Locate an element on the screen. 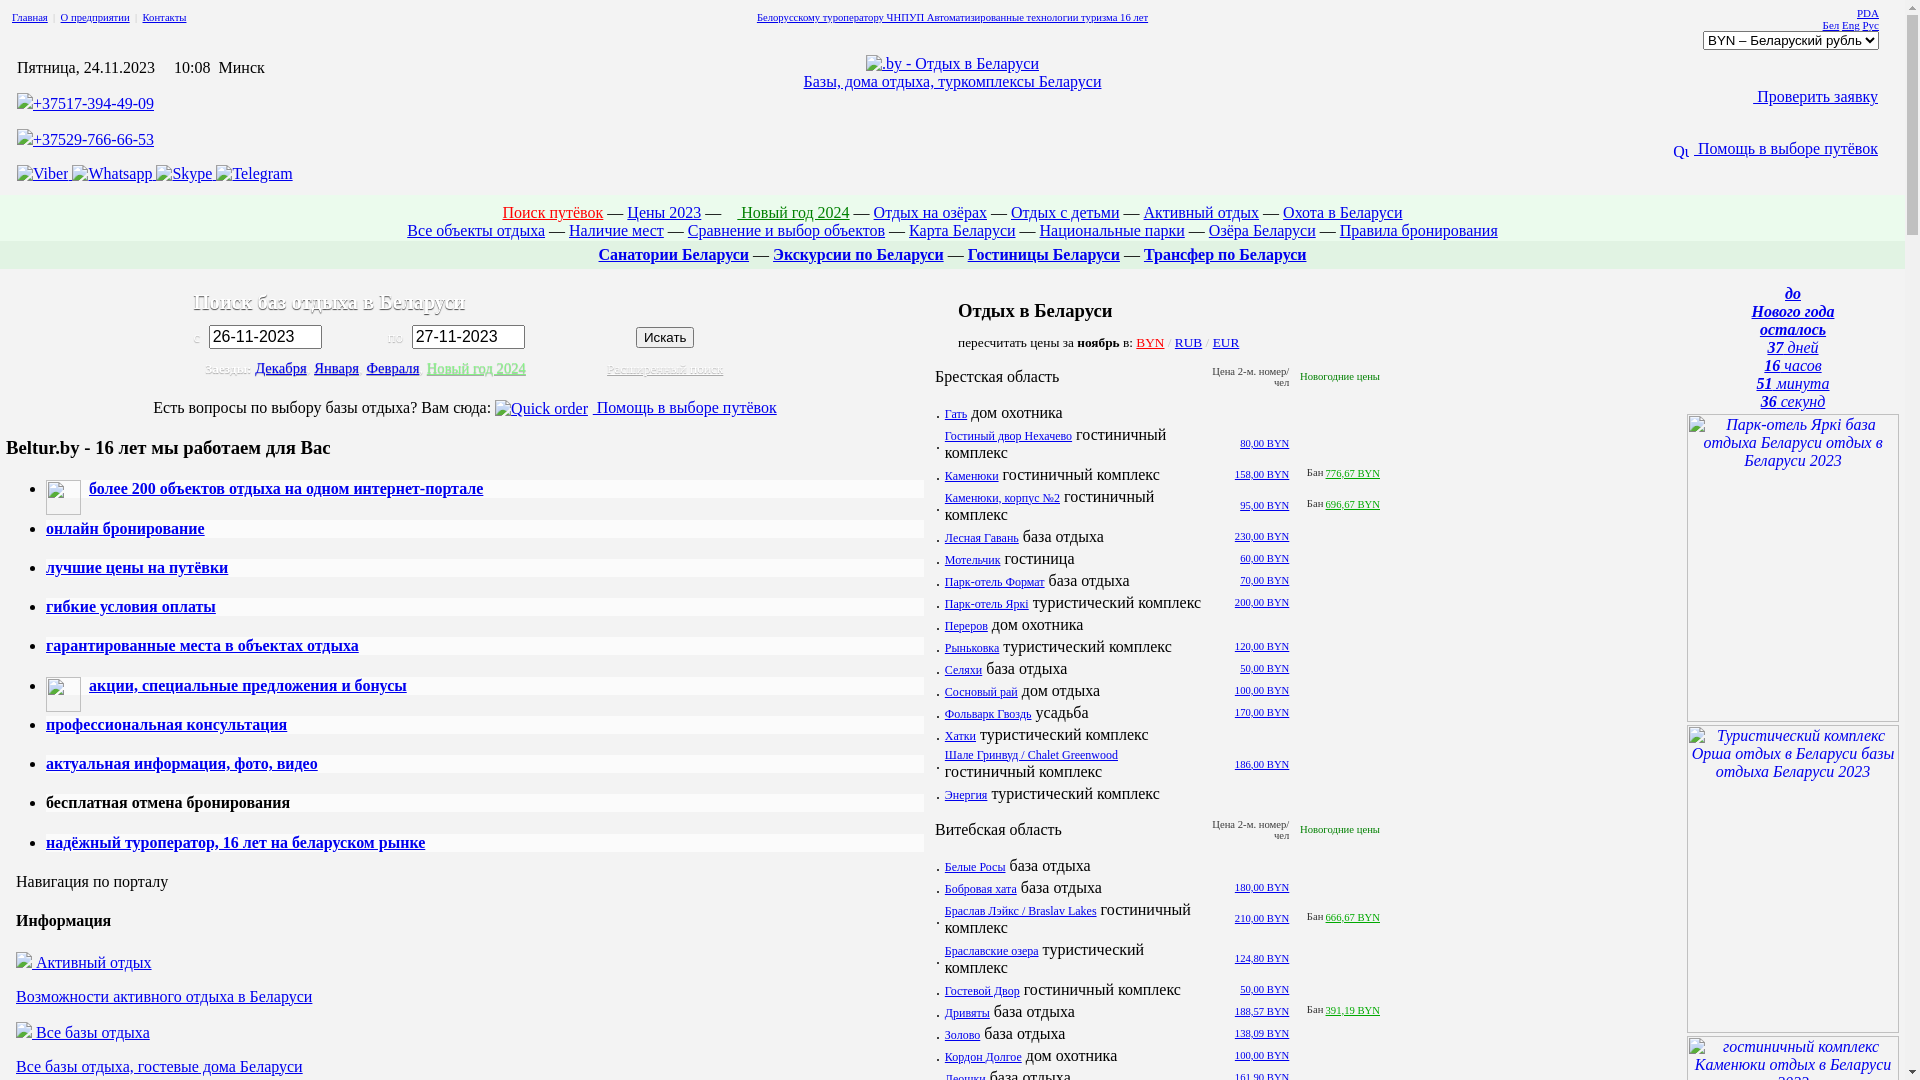 The height and width of the screenshot is (1080, 1920). '138,09 BYN' is located at coordinates (1233, 1033).